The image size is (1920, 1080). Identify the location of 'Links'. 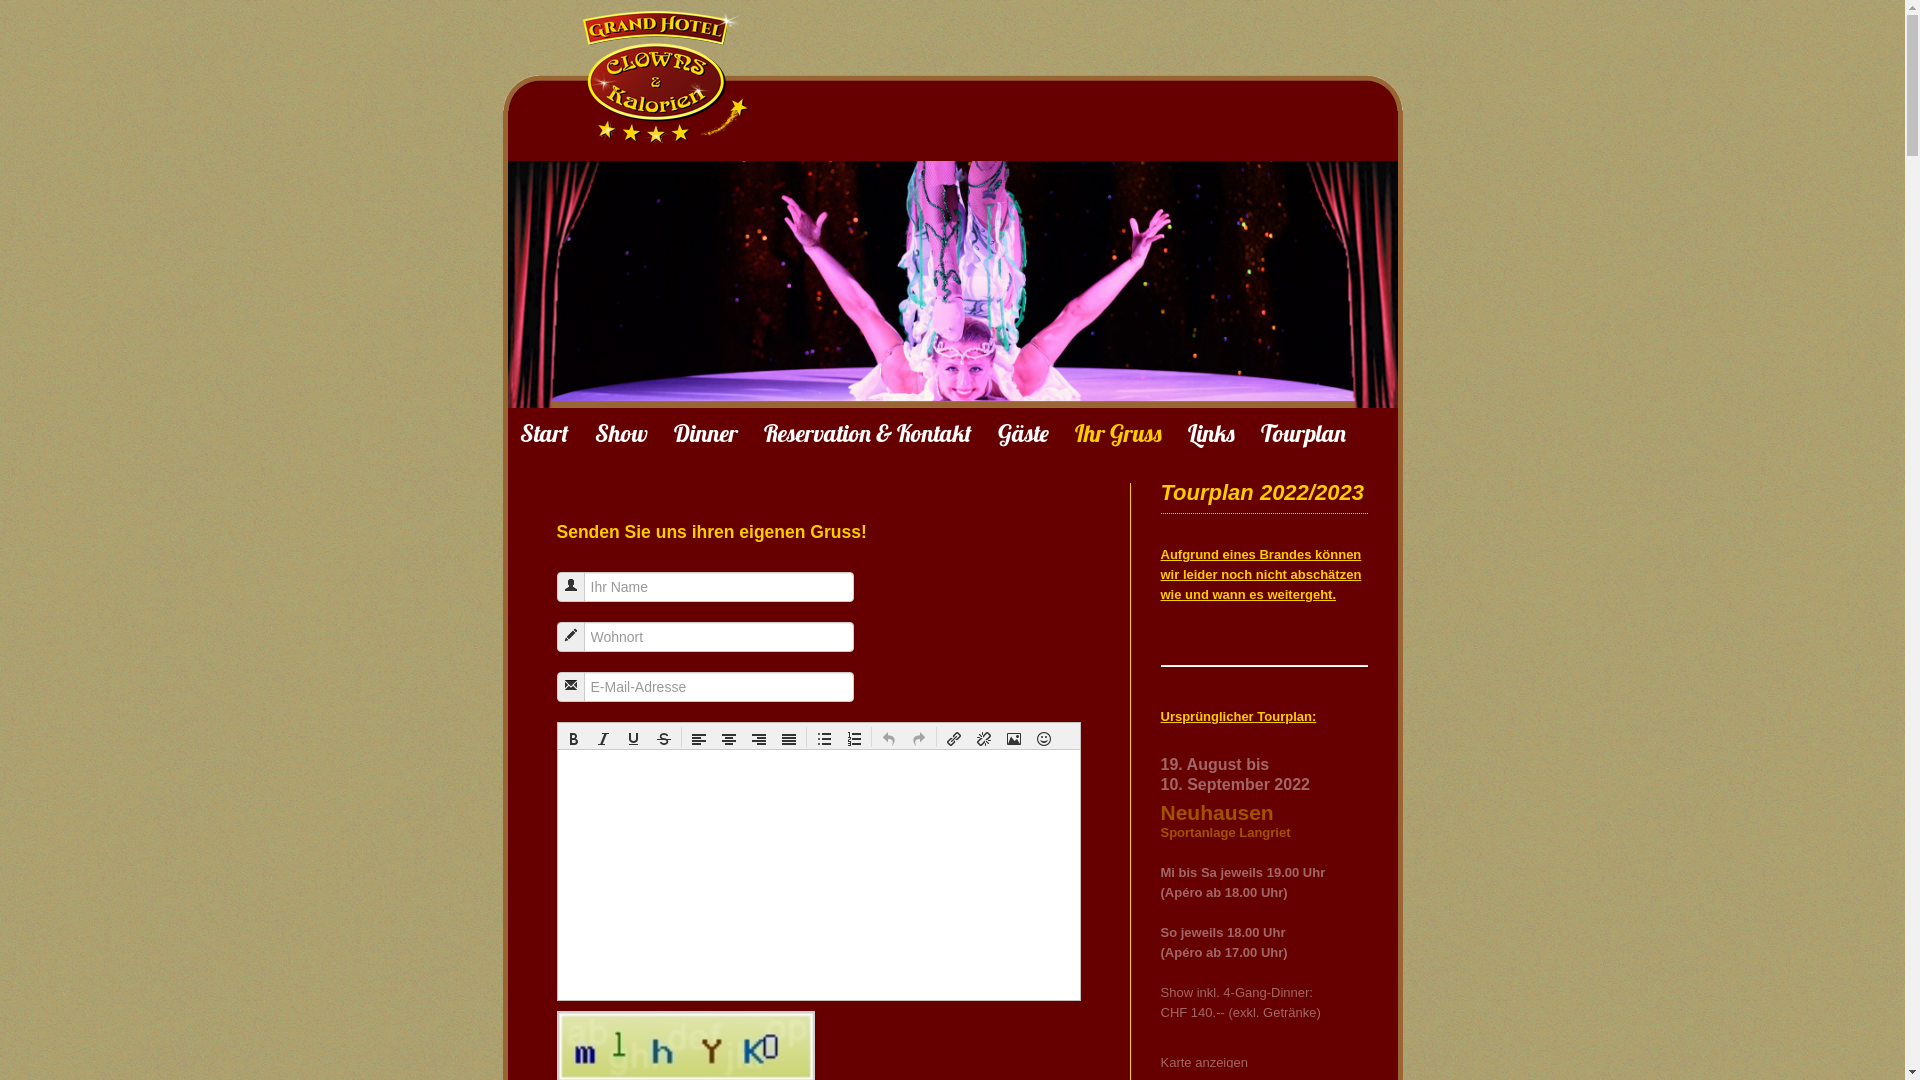
(1188, 431).